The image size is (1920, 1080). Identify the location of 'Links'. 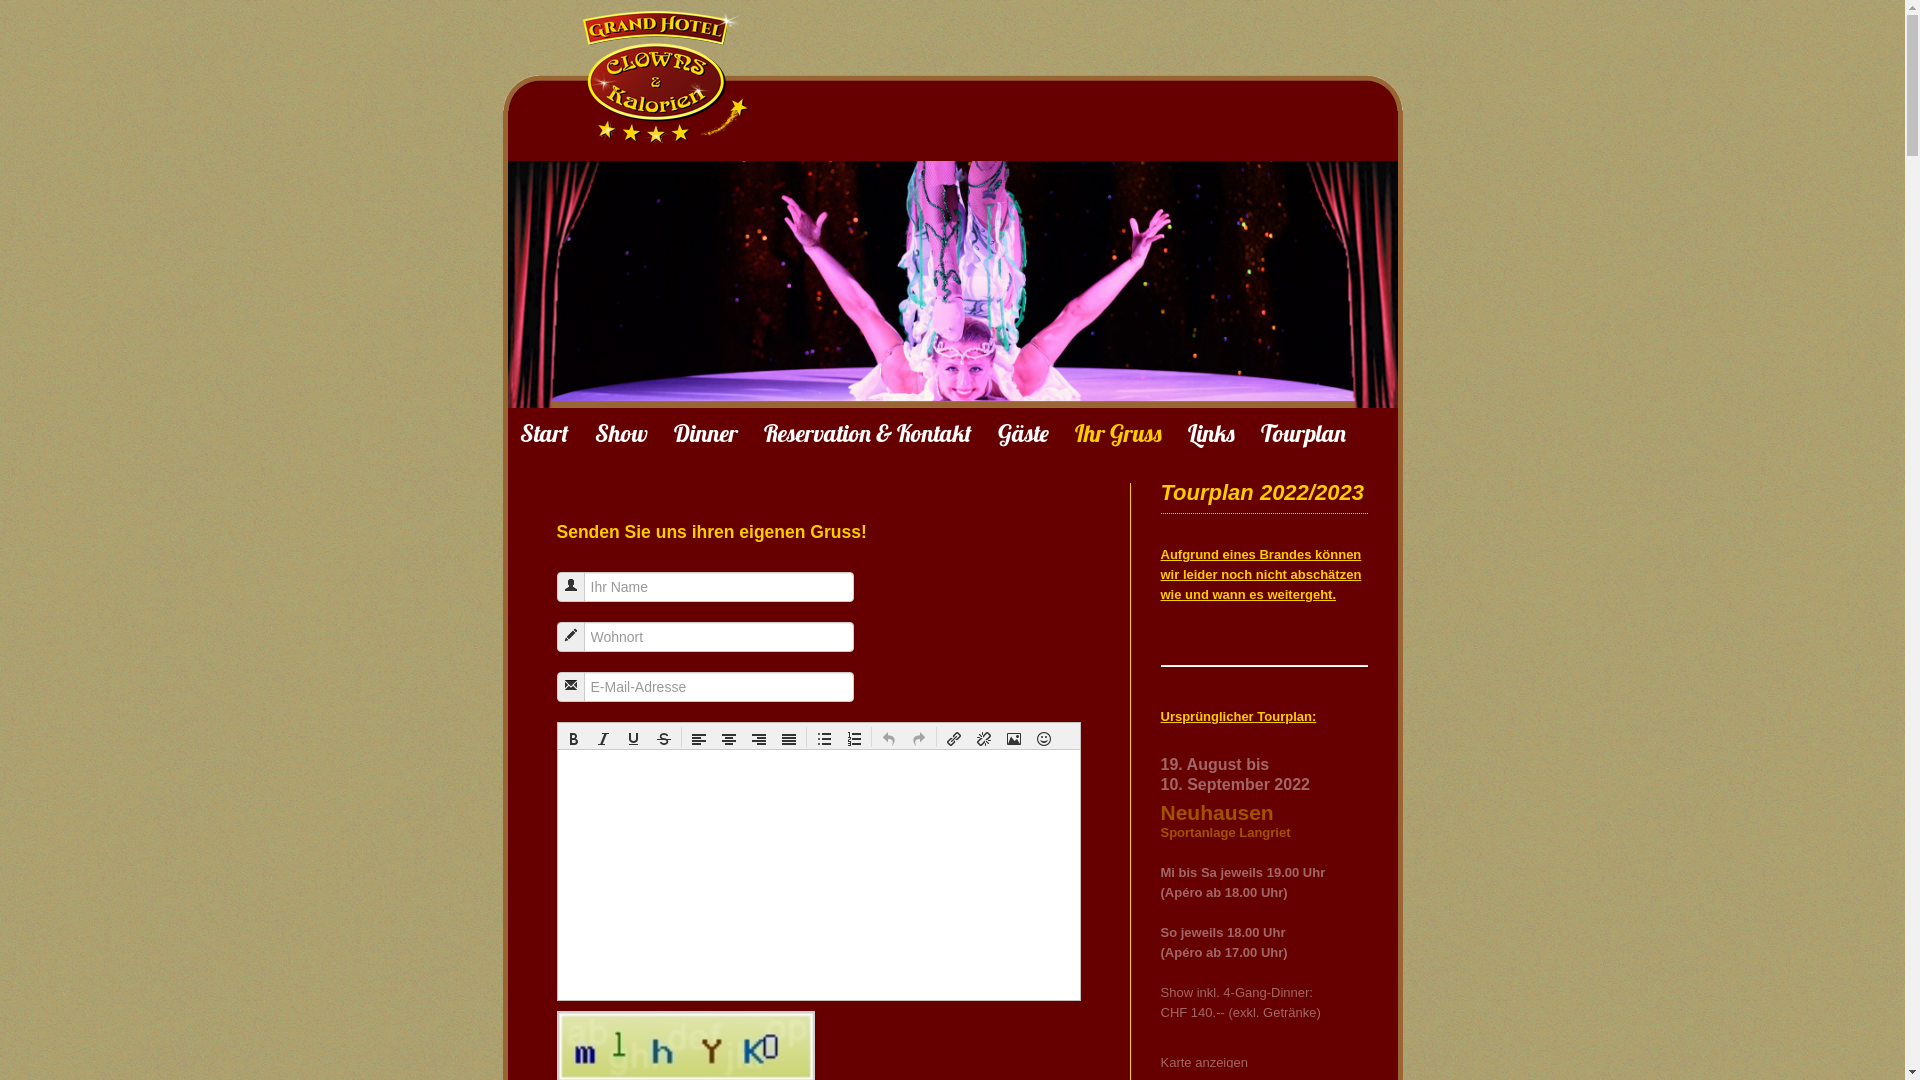
(1188, 431).